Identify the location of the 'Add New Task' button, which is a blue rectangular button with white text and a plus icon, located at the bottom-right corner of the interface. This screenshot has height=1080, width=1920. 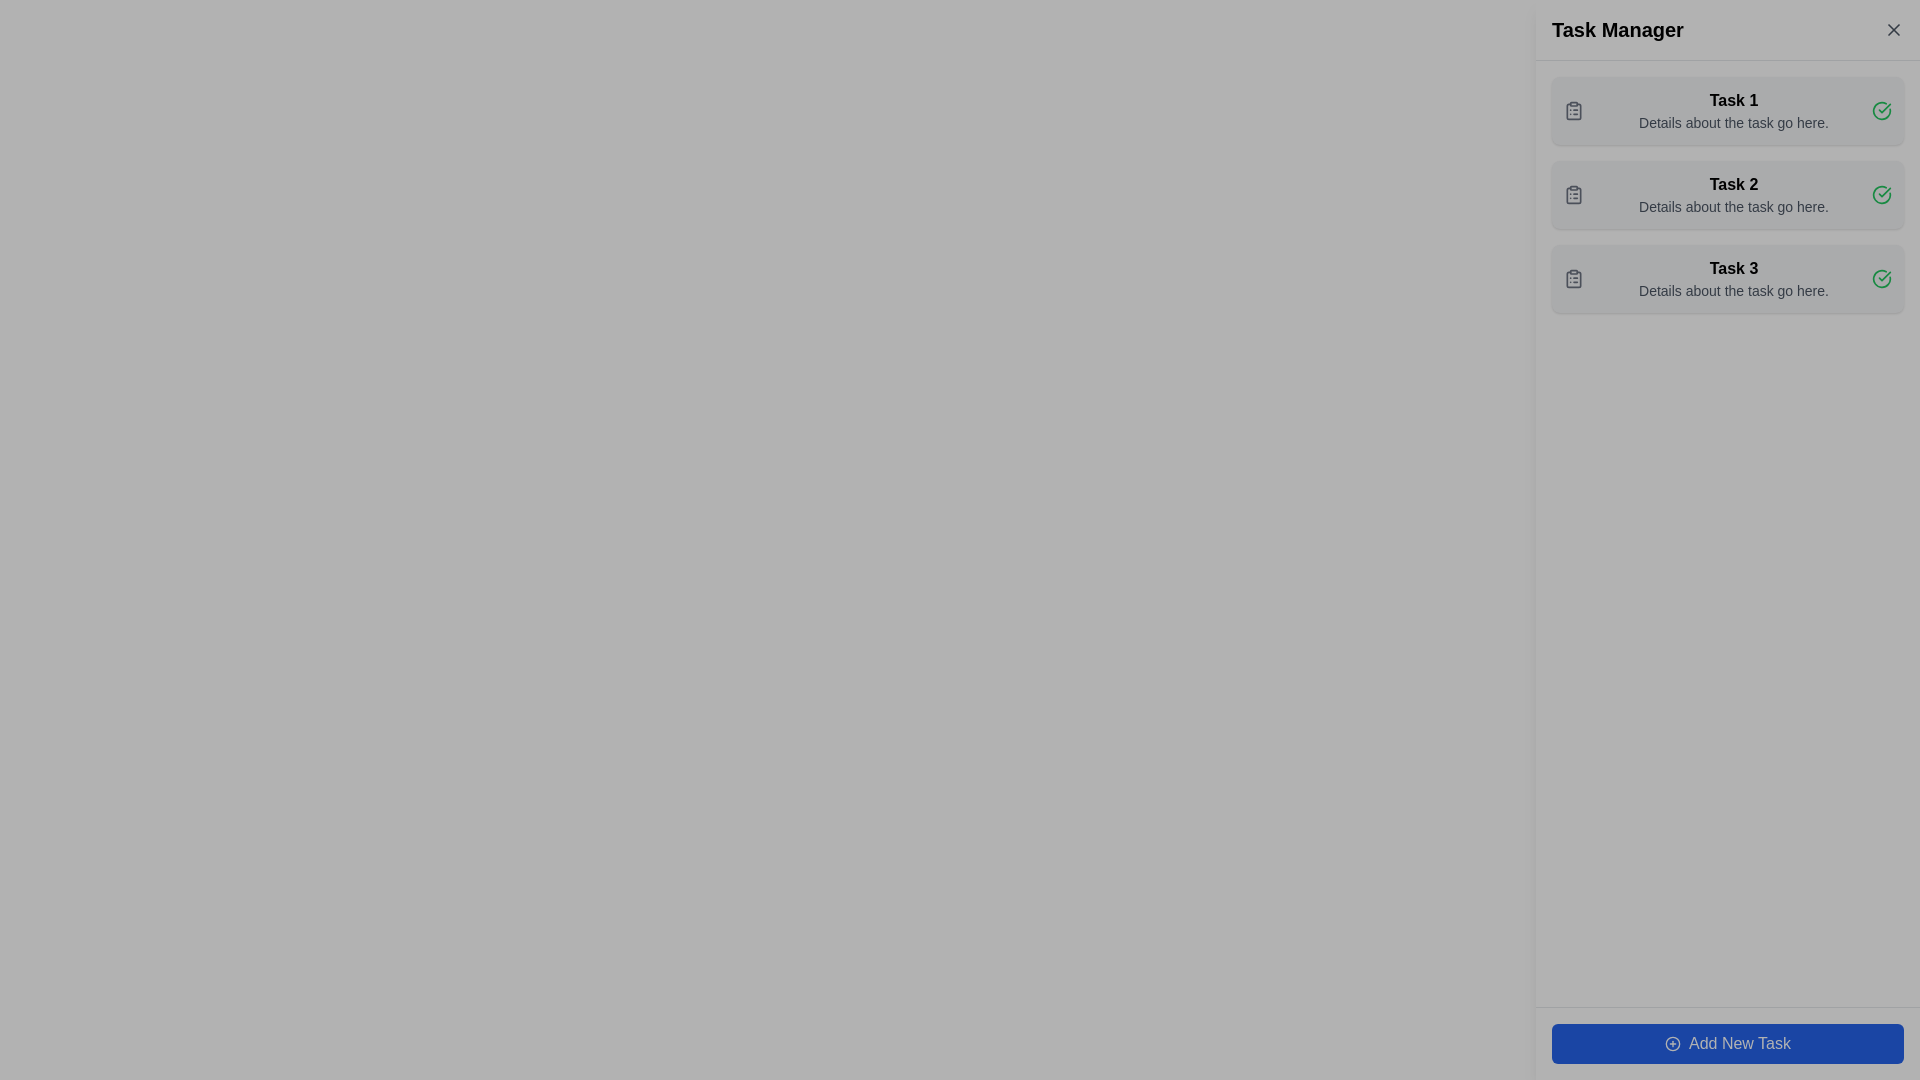
(1727, 1043).